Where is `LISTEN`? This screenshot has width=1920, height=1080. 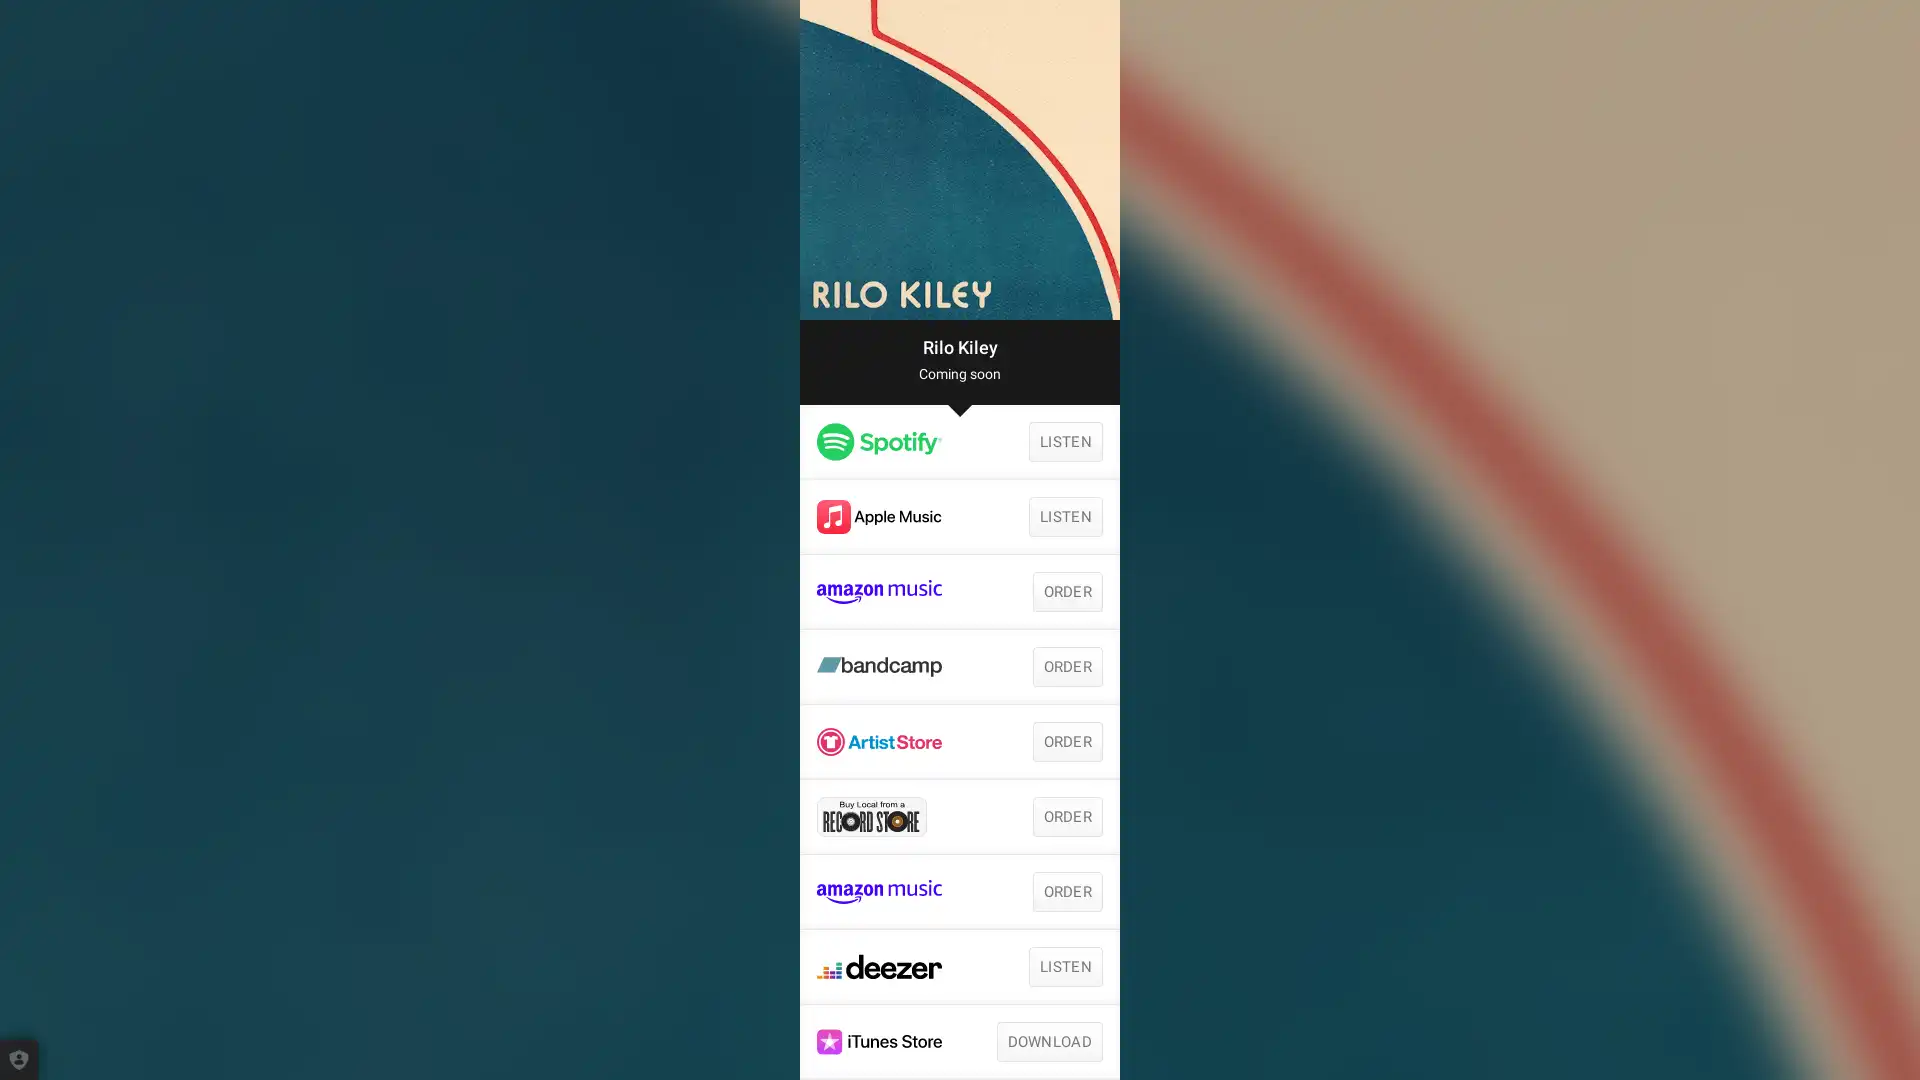 LISTEN is located at coordinates (1064, 515).